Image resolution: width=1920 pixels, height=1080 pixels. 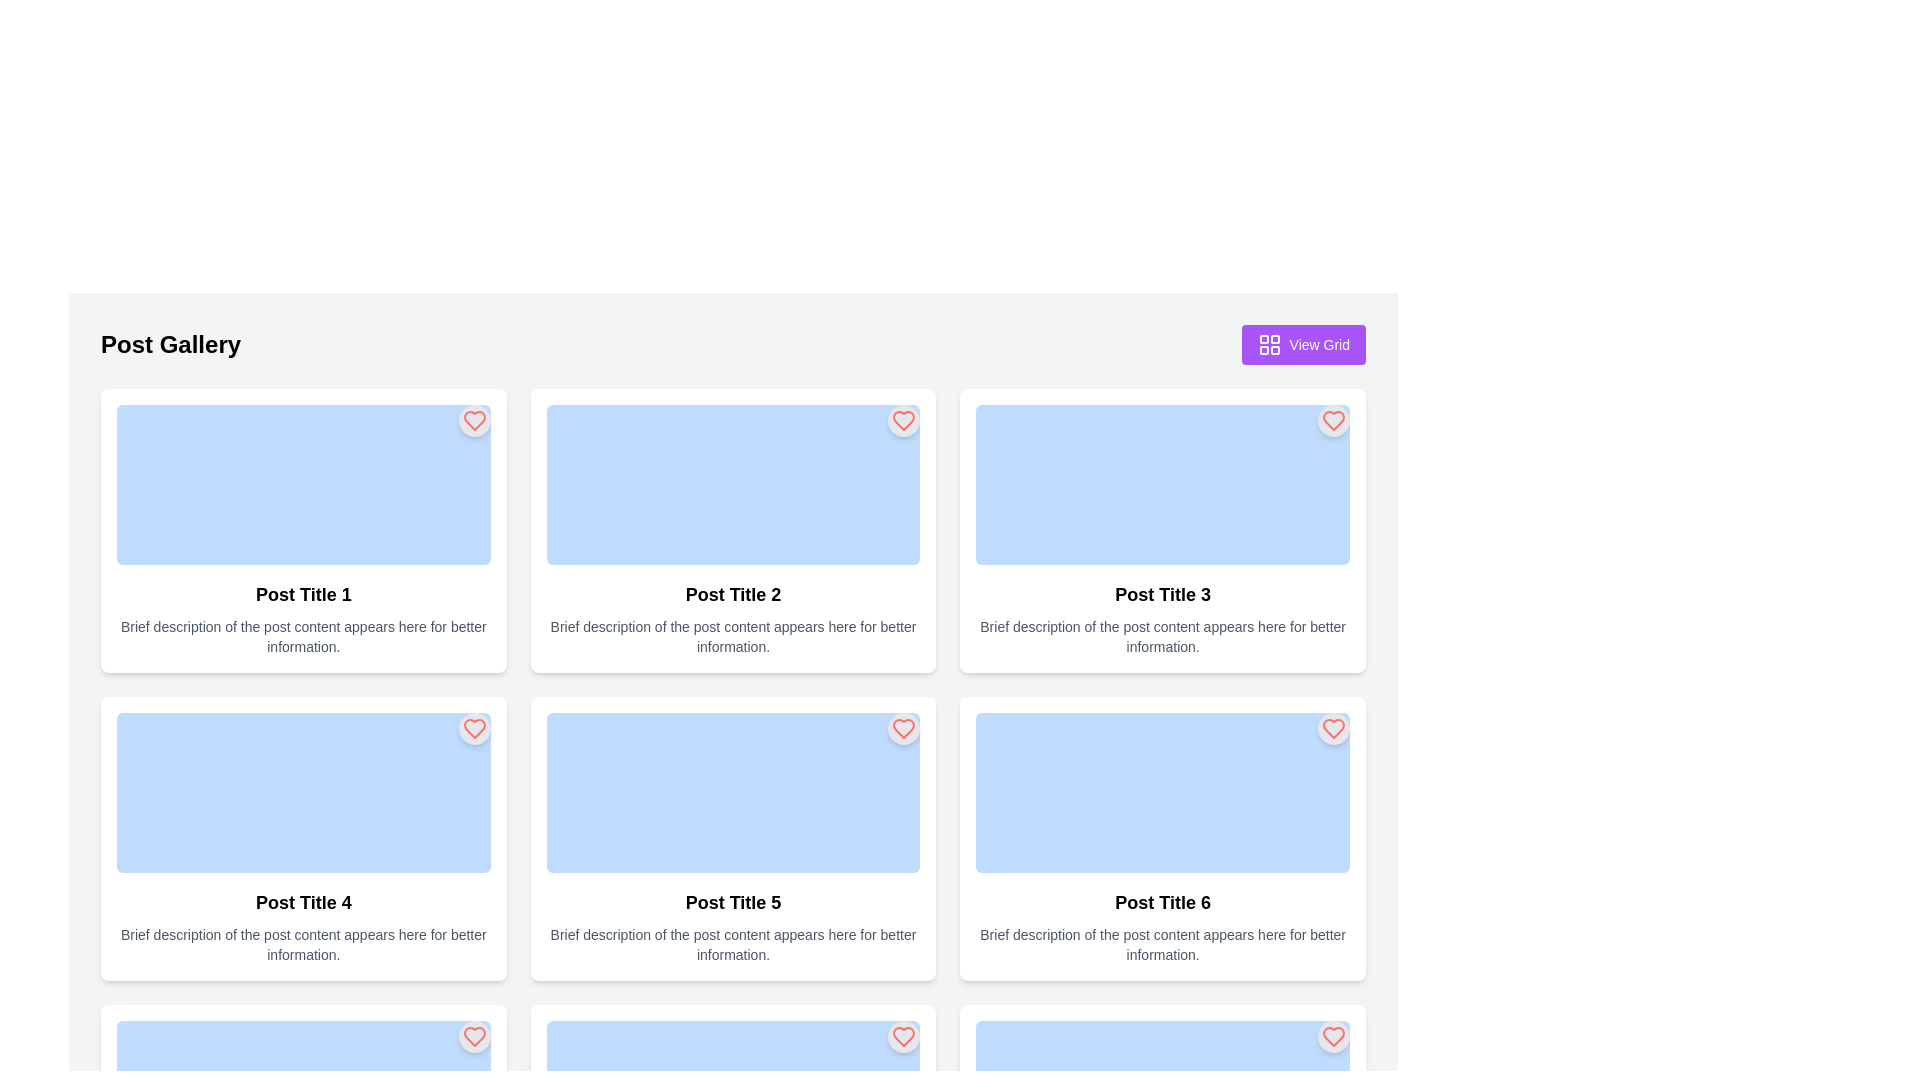 I want to click on the 'View Grid' button which contains a grid layout icon represented by four smaller squares in a 2x2 pattern, located in the top-right corner of the layout, so click(x=1268, y=343).